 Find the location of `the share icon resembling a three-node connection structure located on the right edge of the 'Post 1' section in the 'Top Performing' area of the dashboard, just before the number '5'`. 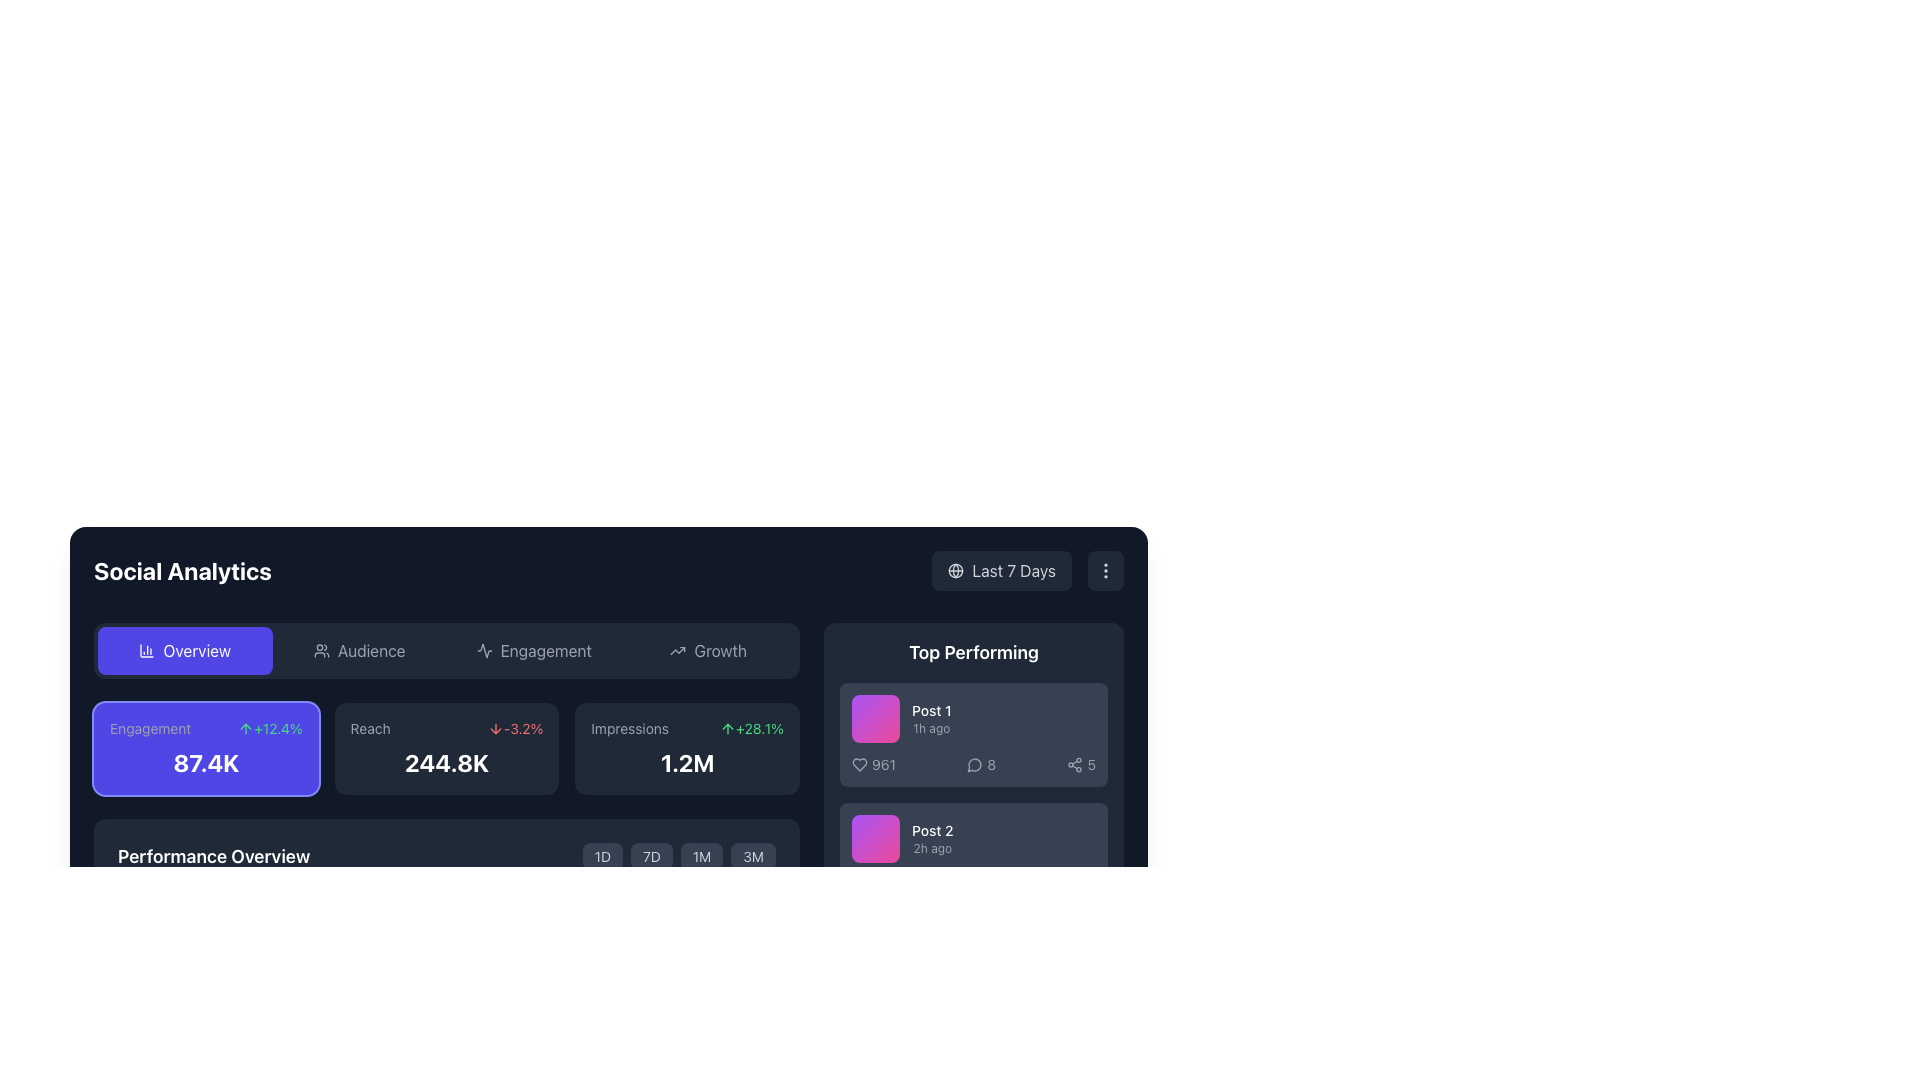

the share icon resembling a three-node connection structure located on the right edge of the 'Post 1' section in the 'Top Performing' area of the dashboard, just before the number '5' is located at coordinates (1074, 764).